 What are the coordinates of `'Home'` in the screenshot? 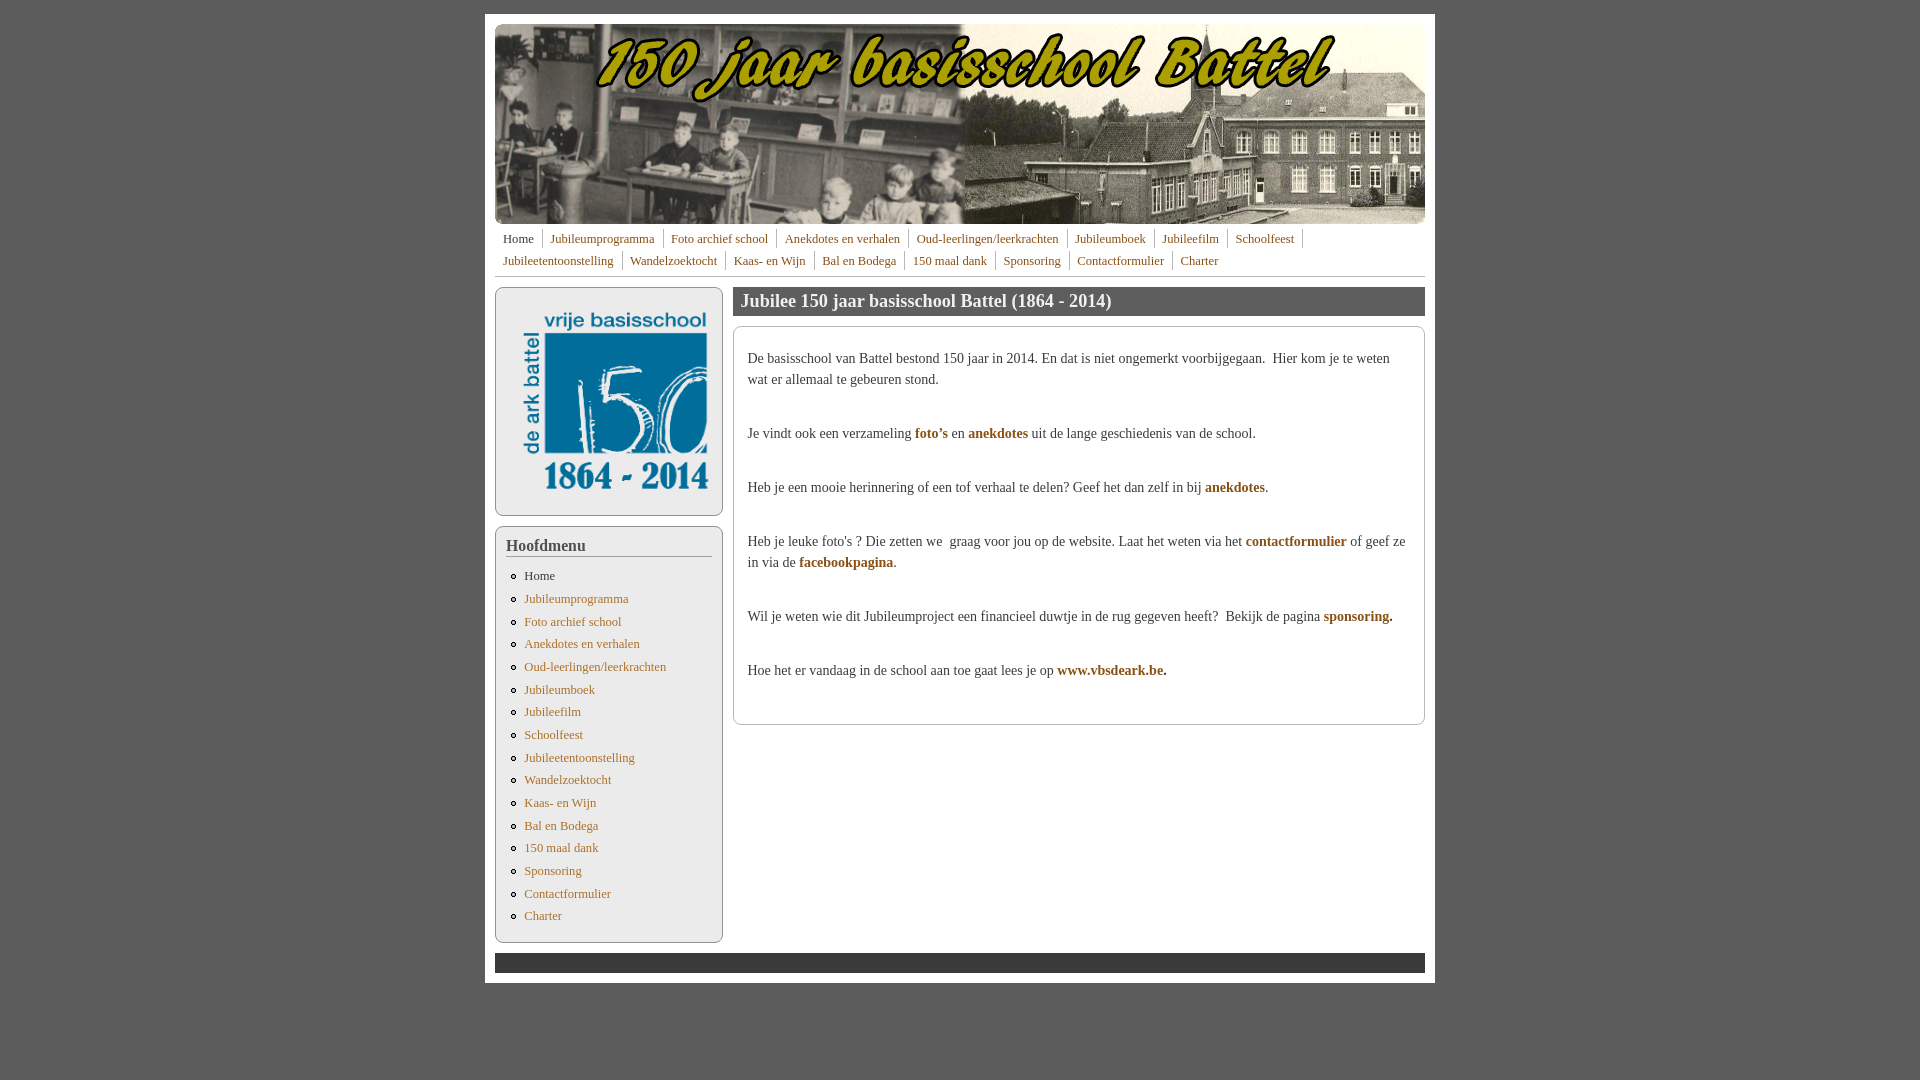 It's located at (518, 238).